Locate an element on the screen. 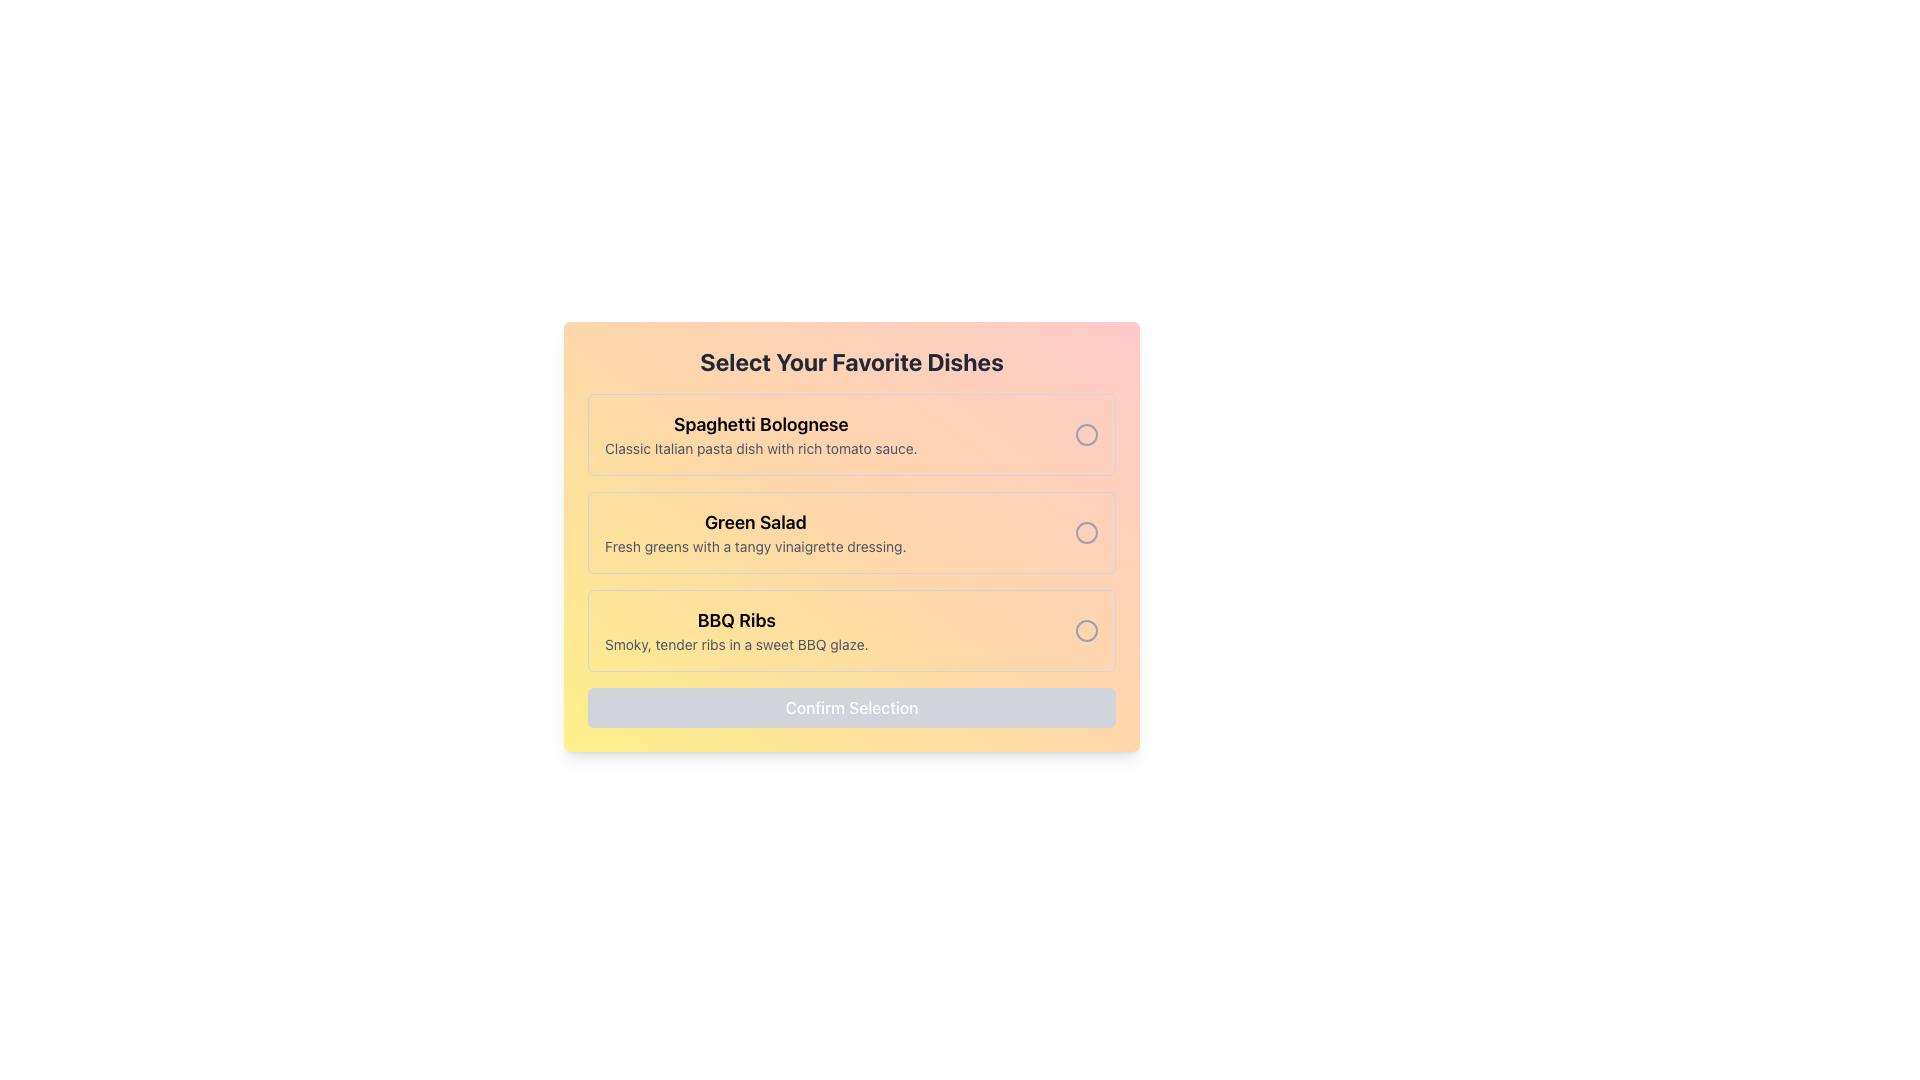 The width and height of the screenshot is (1920, 1080). the circular radio button indicating the selection for 'BBQ Ribs' in the rightmost portion of the food options list is located at coordinates (1085, 631).